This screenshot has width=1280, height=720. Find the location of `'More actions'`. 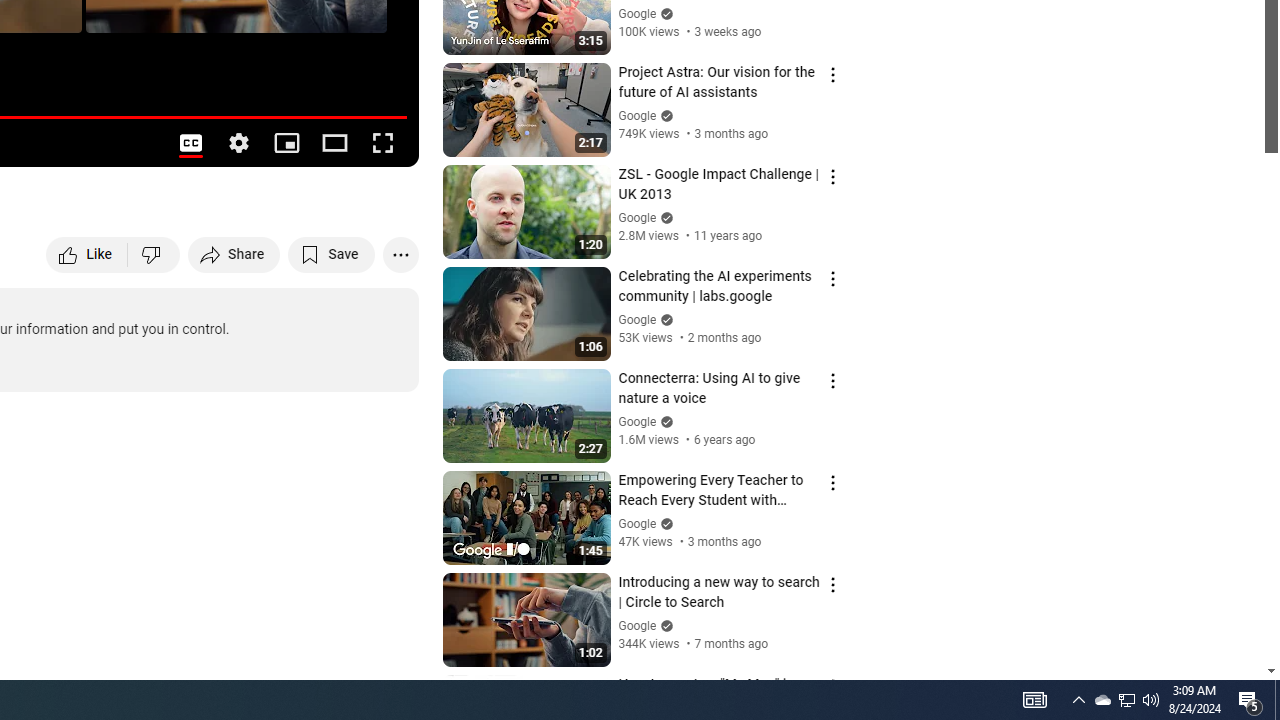

'More actions' is located at coordinates (400, 253).